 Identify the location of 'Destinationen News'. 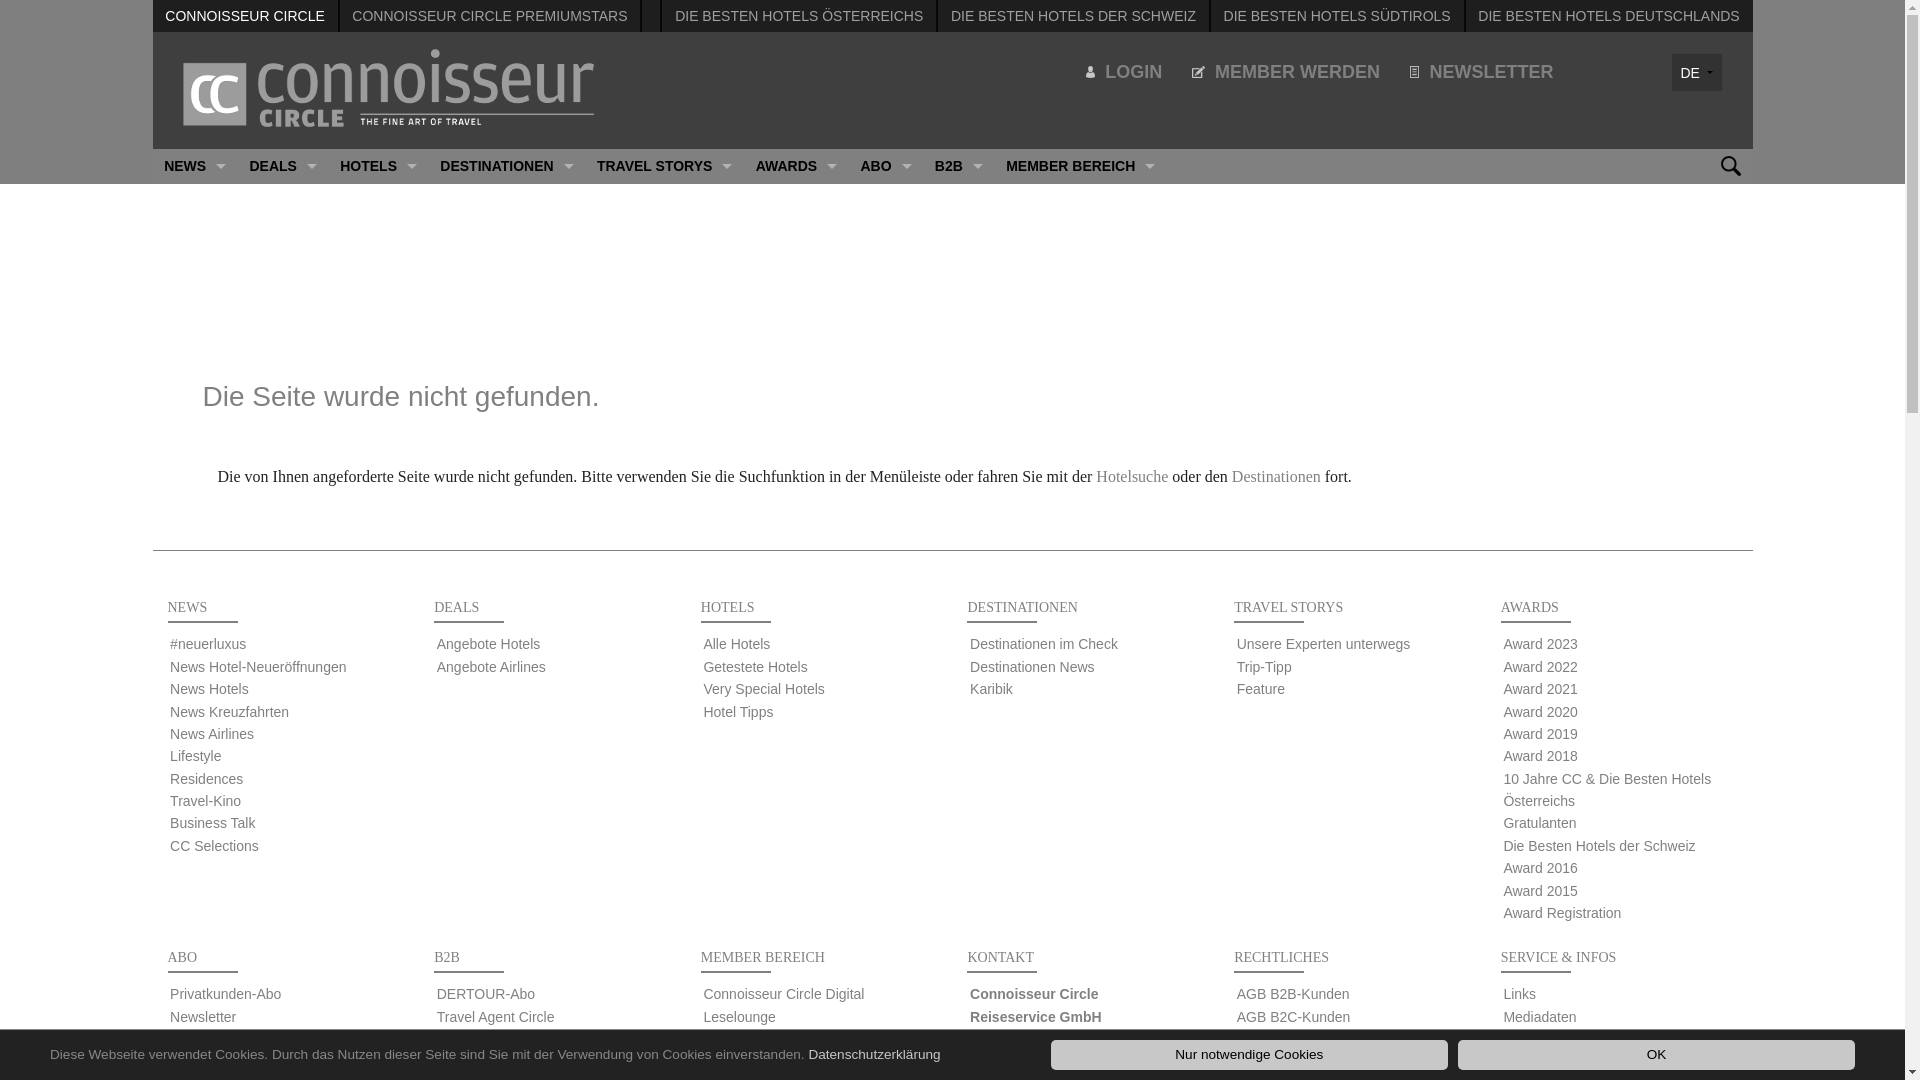
(1032, 667).